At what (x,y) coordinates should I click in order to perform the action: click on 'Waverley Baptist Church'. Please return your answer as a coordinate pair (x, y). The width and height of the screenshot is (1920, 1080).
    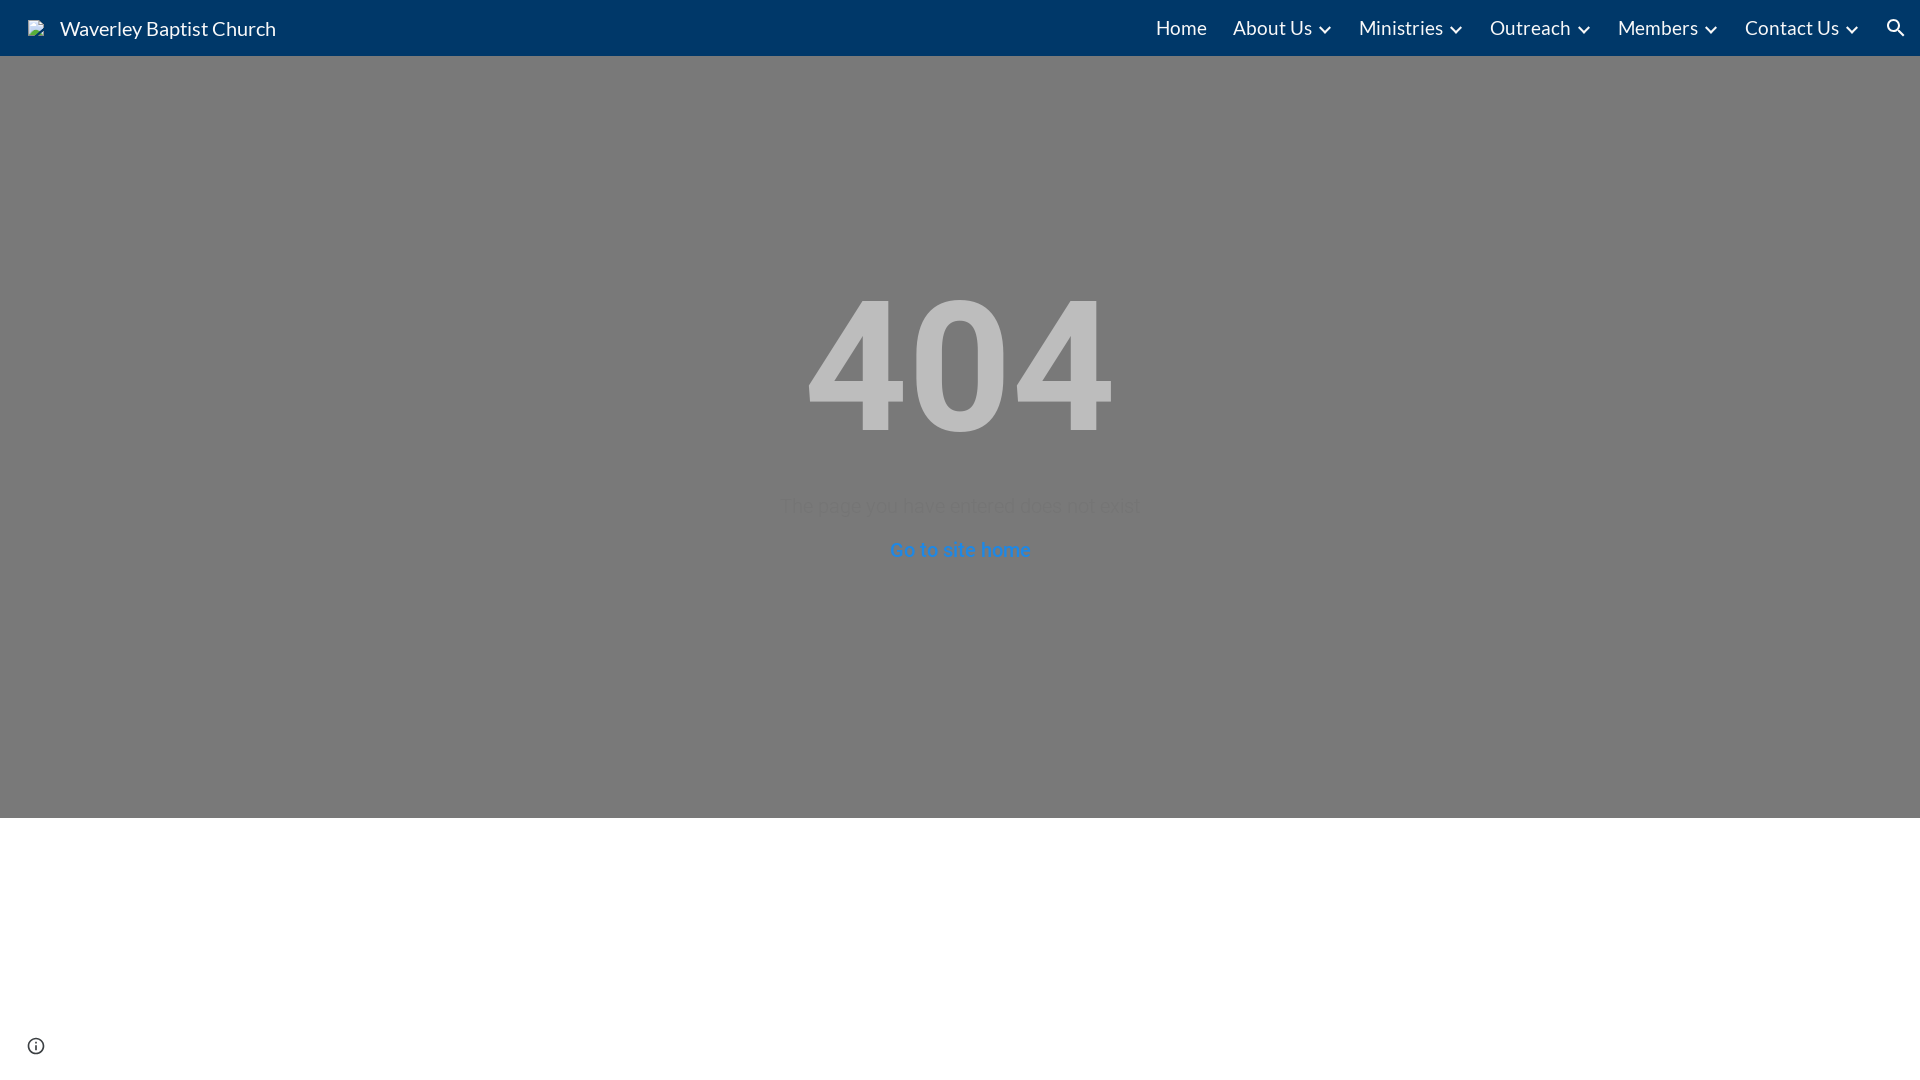
    Looking at the image, I should click on (151, 24).